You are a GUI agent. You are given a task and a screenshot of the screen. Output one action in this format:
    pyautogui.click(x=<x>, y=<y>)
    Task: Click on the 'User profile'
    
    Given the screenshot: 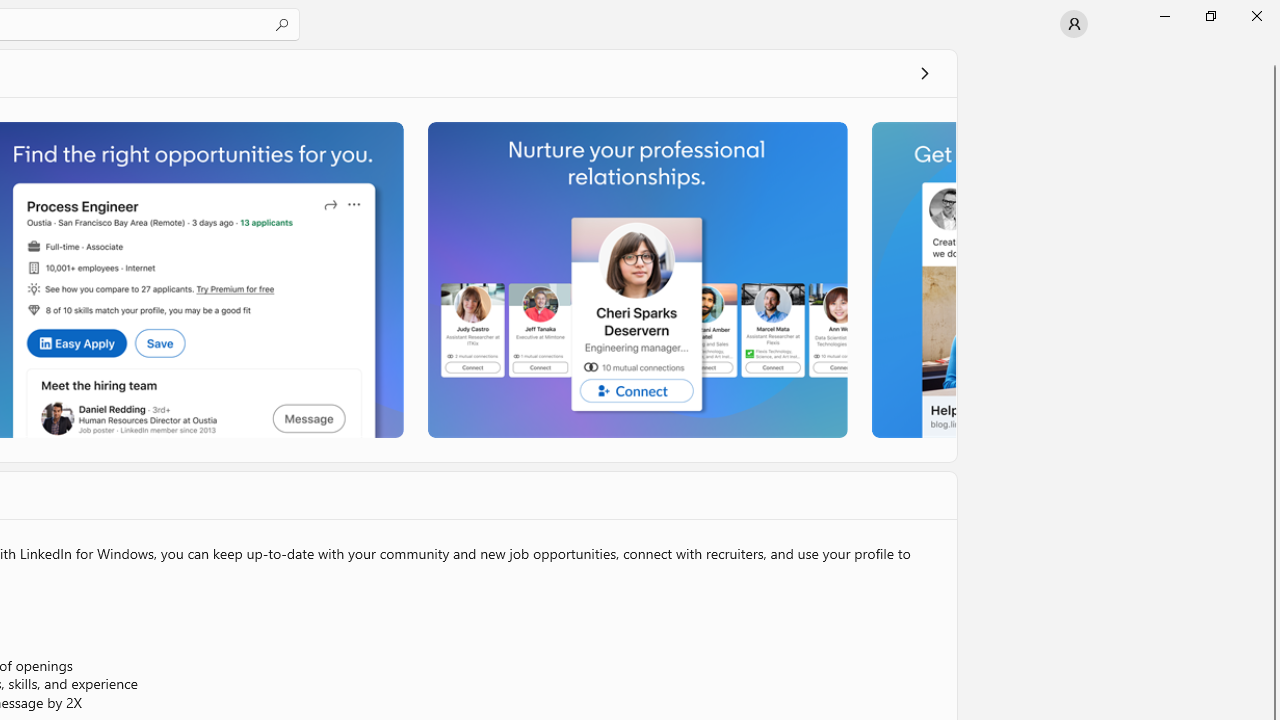 What is the action you would take?
    pyautogui.click(x=1072, y=24)
    